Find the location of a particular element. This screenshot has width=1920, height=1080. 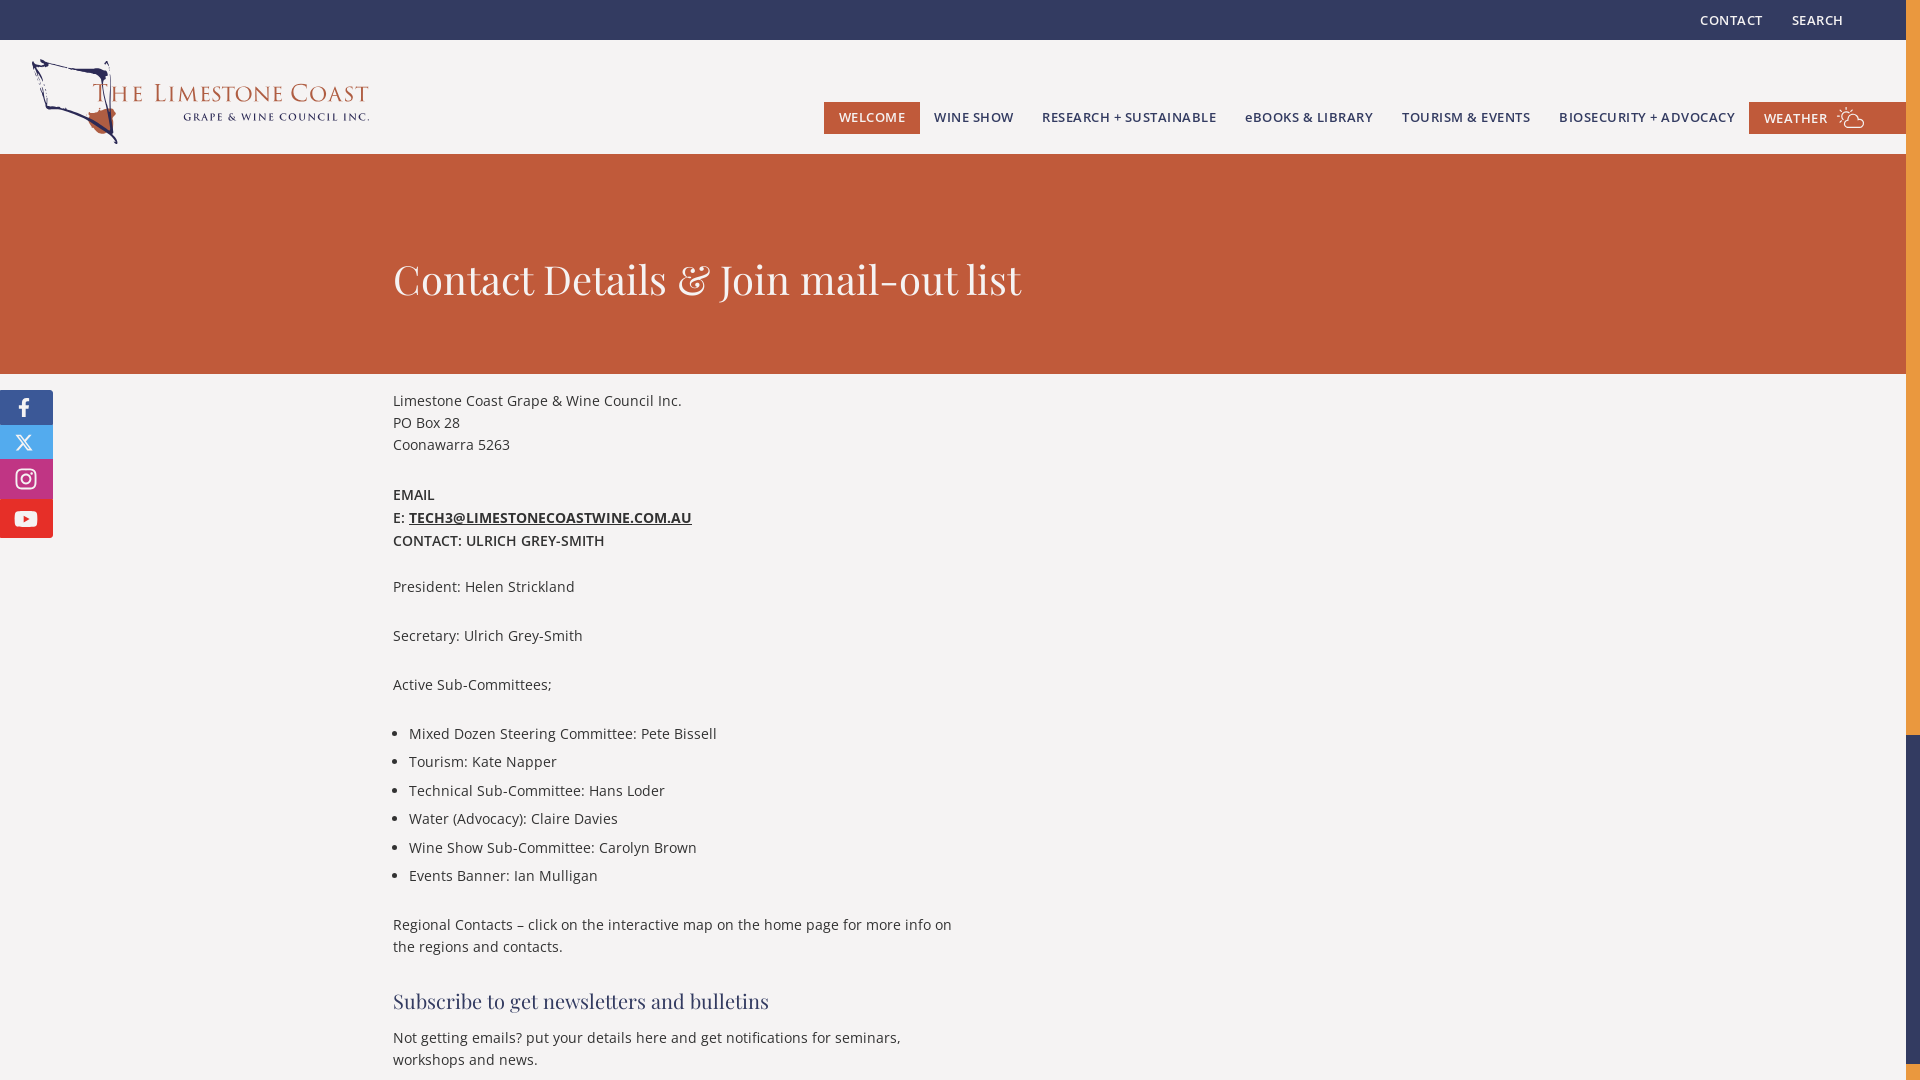

'FOLLOW US ON X' is located at coordinates (26, 441).